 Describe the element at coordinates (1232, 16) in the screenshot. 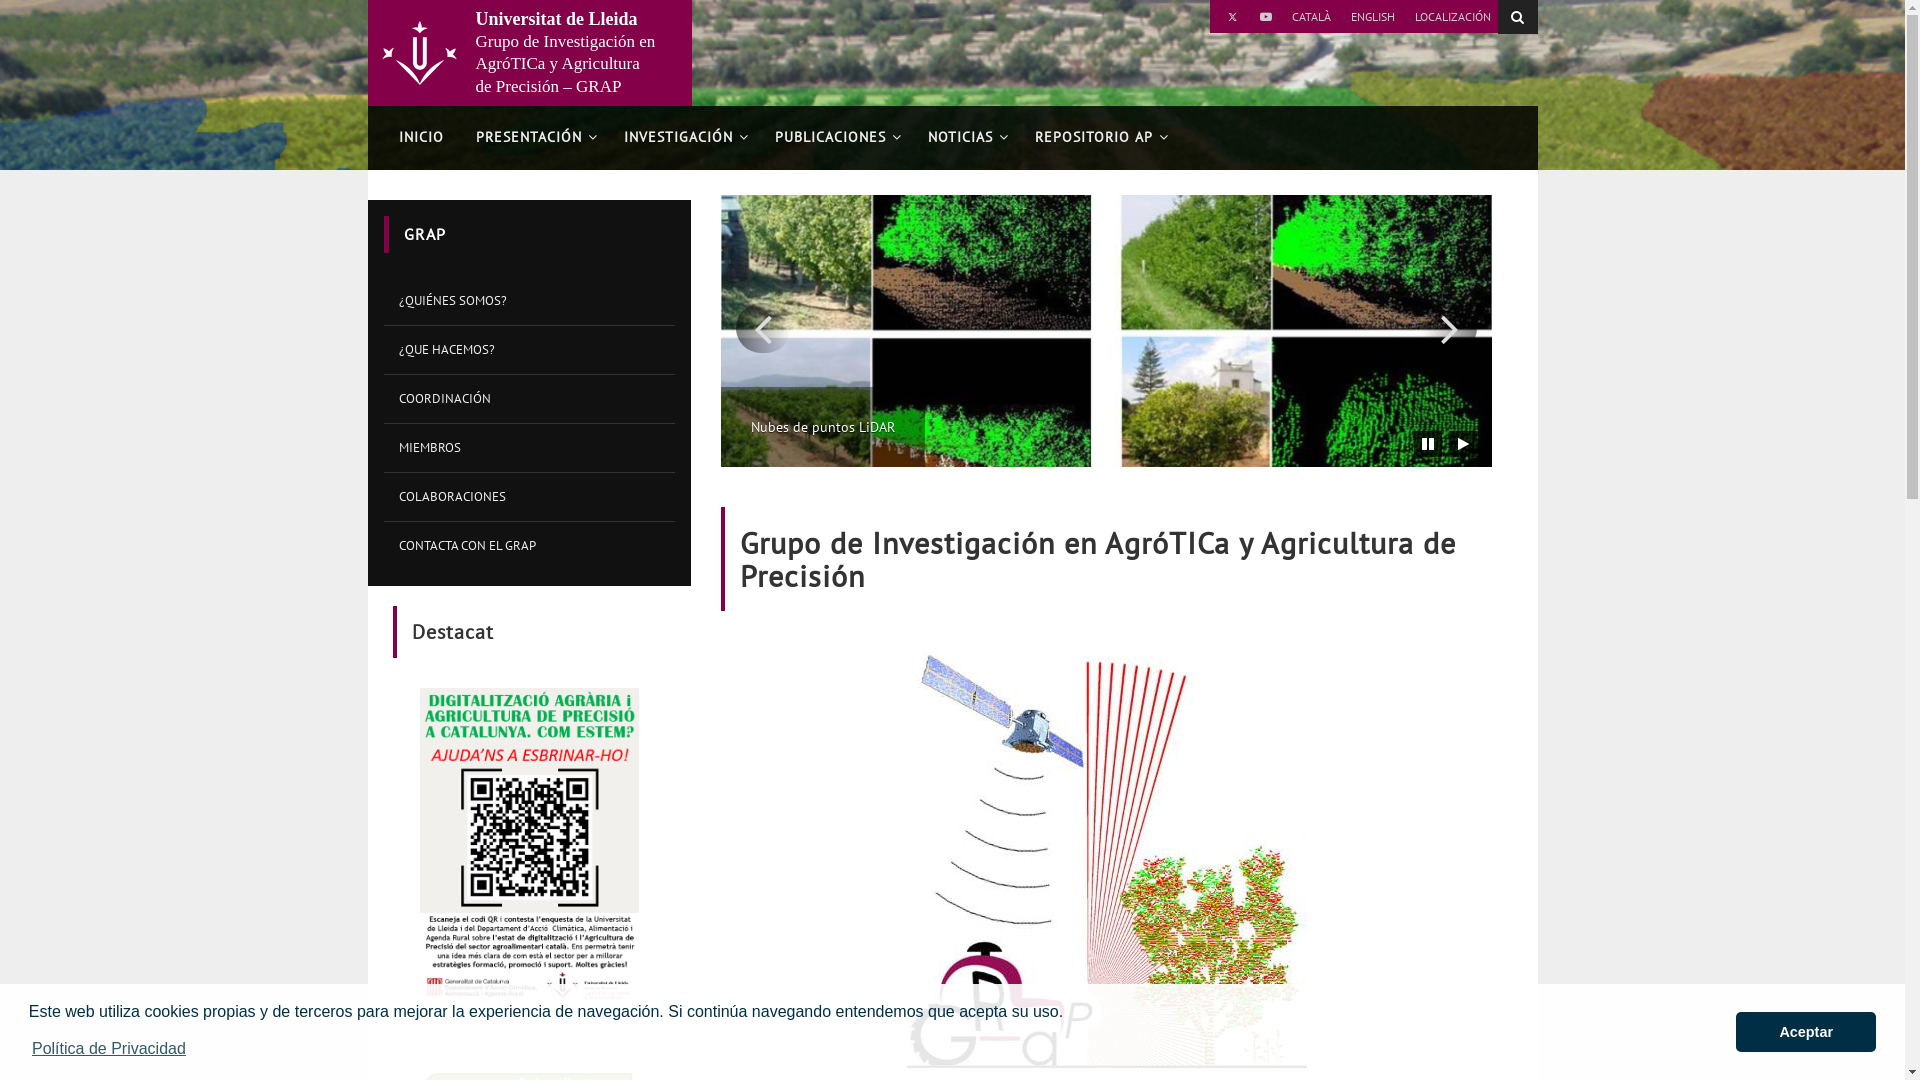

I see `'TWITTER'` at that location.